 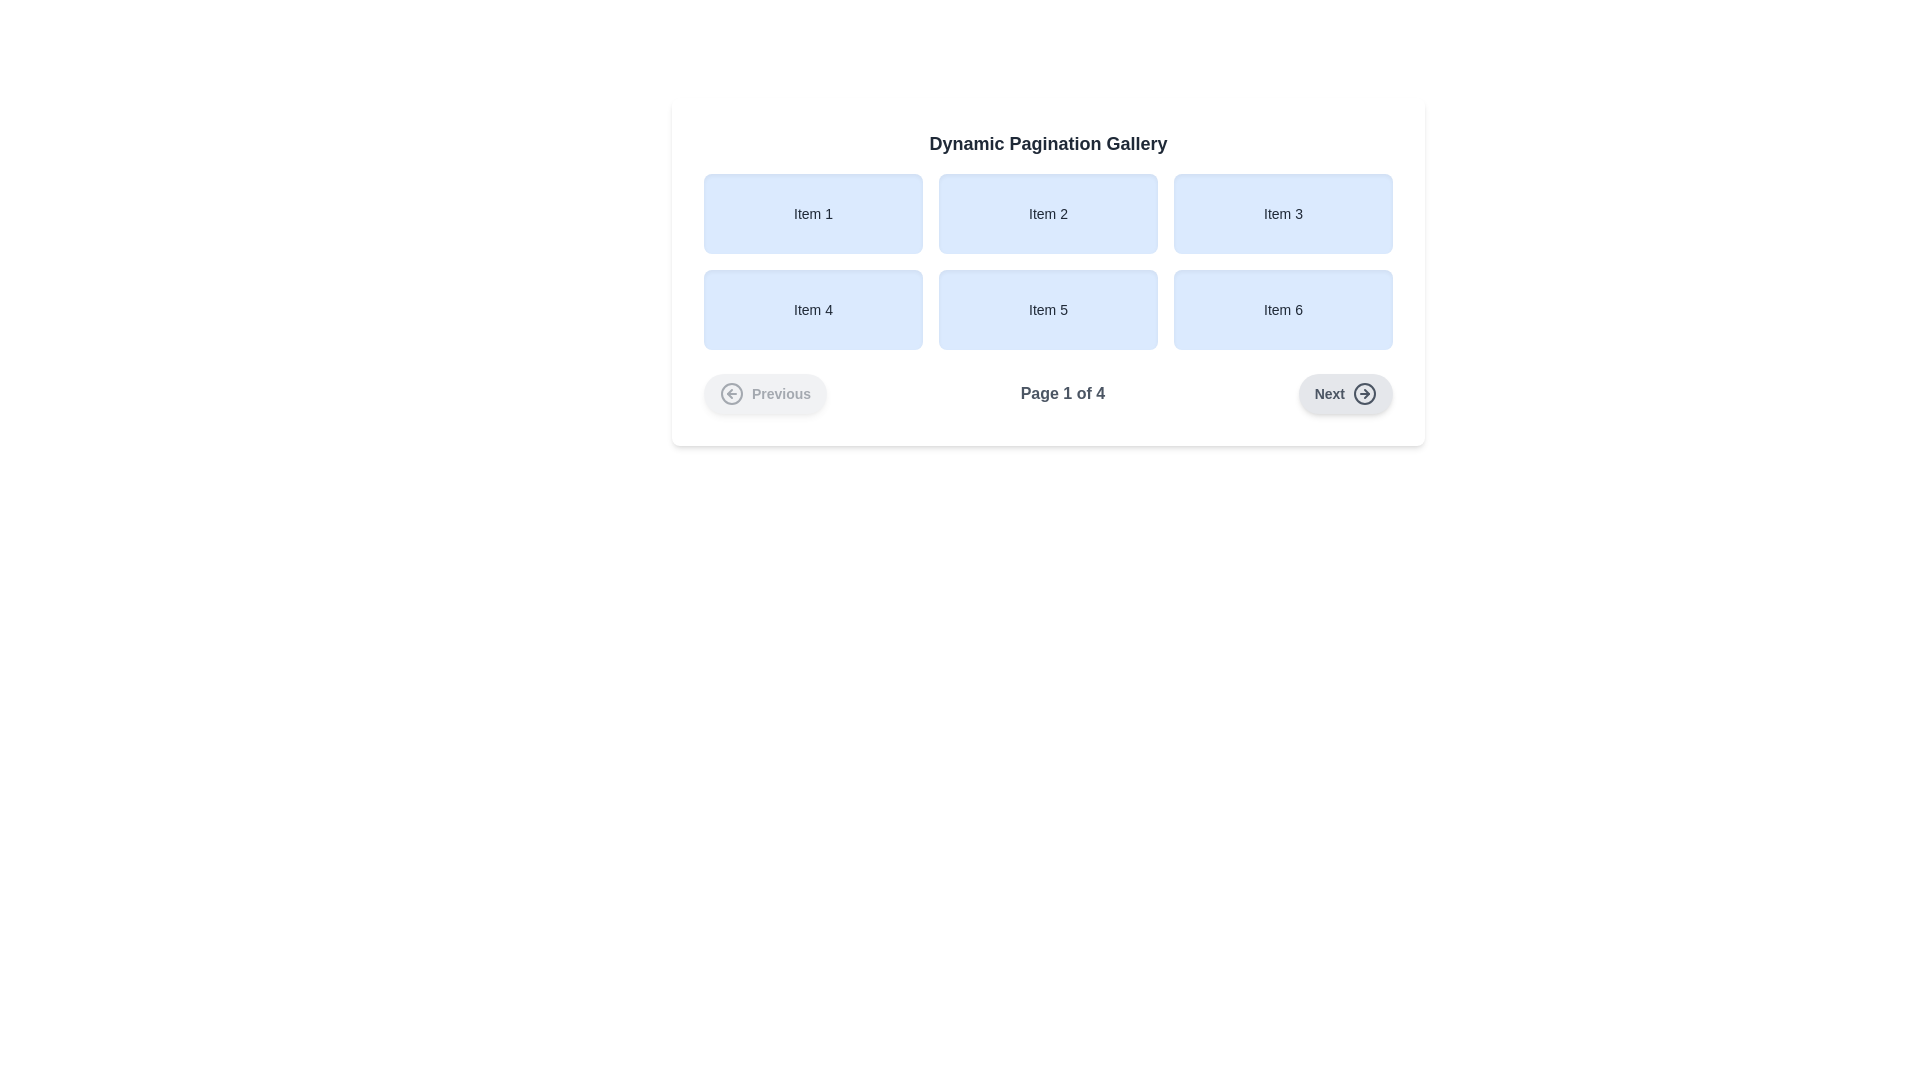 What do you see at coordinates (1061, 393) in the screenshot?
I see `the static text element displaying 'Page 1 of 4', which is a bold, gray font page indicator centered within the pagination control area` at bounding box center [1061, 393].